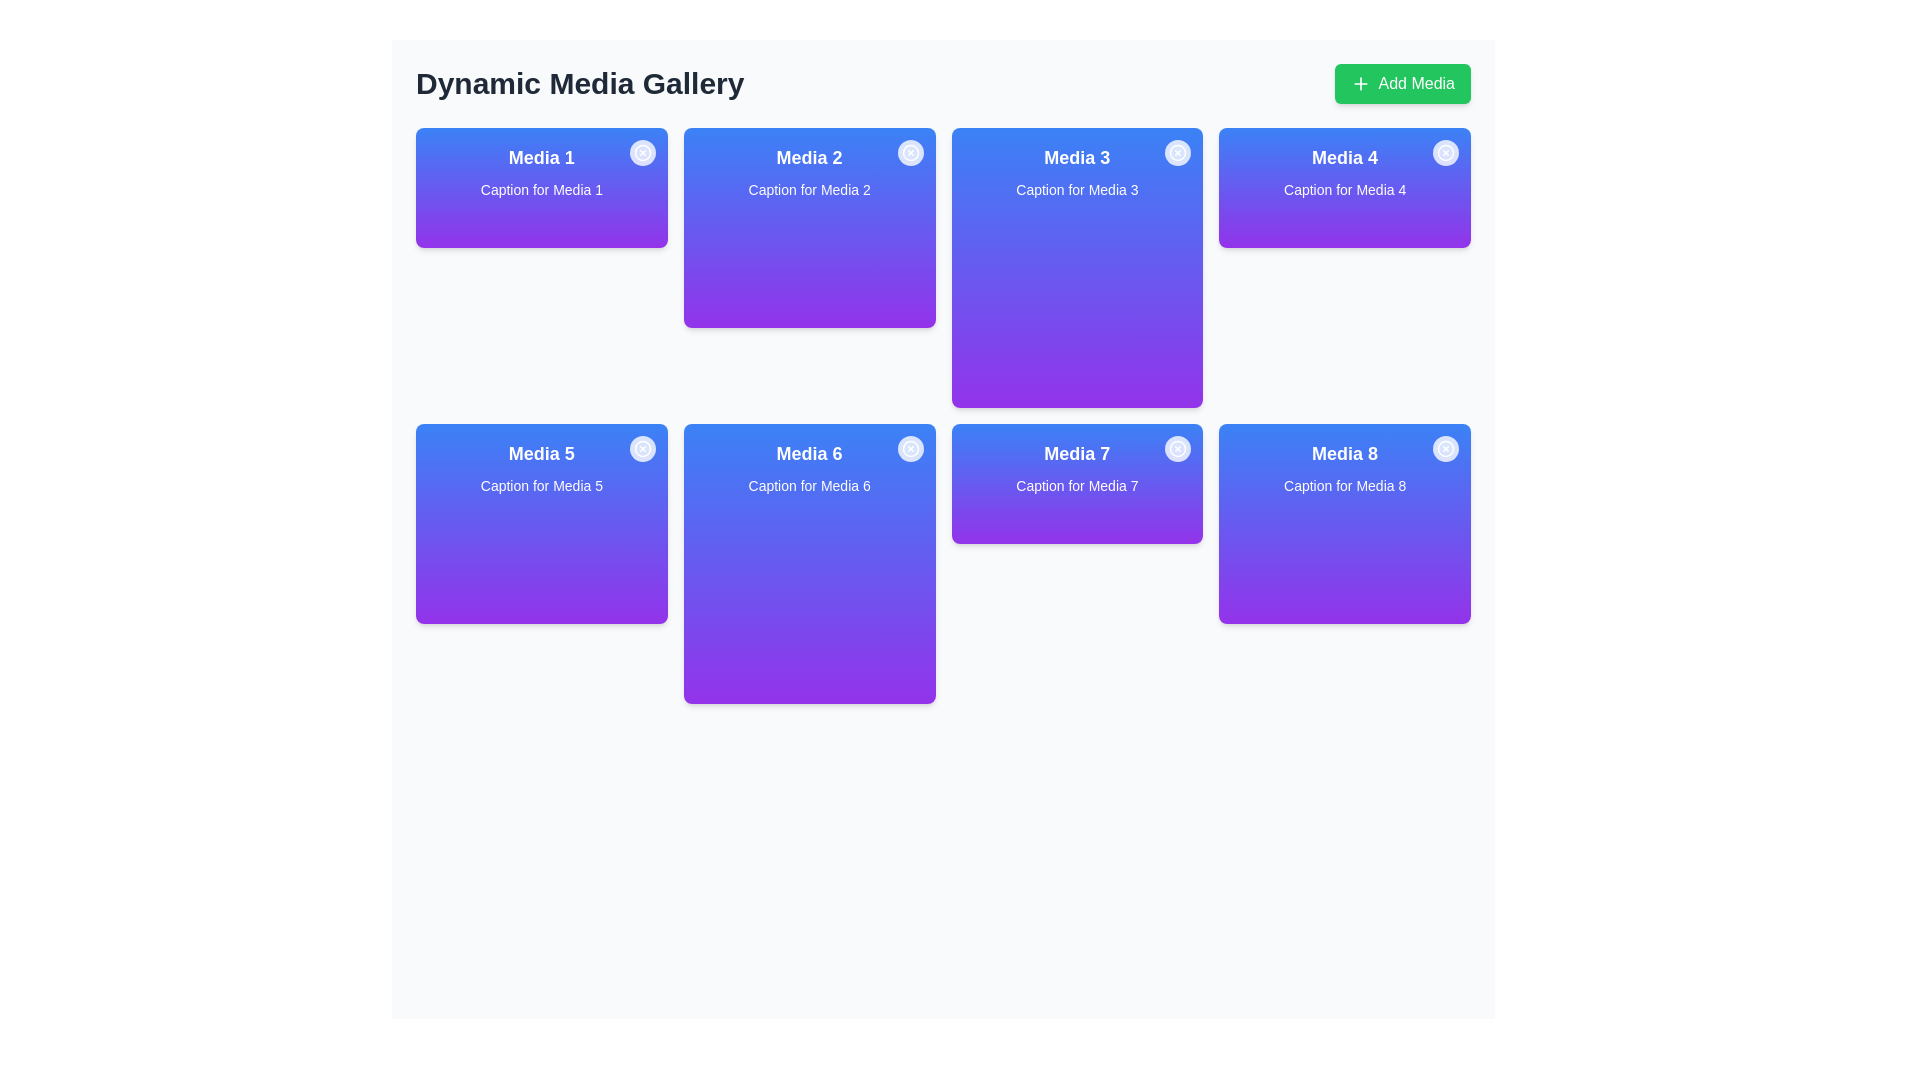 This screenshot has height=1080, width=1920. What do you see at coordinates (541, 157) in the screenshot?
I see `text label 'Media 1' which is displayed in a bold font at the top of the first card in the grid layout` at bounding box center [541, 157].